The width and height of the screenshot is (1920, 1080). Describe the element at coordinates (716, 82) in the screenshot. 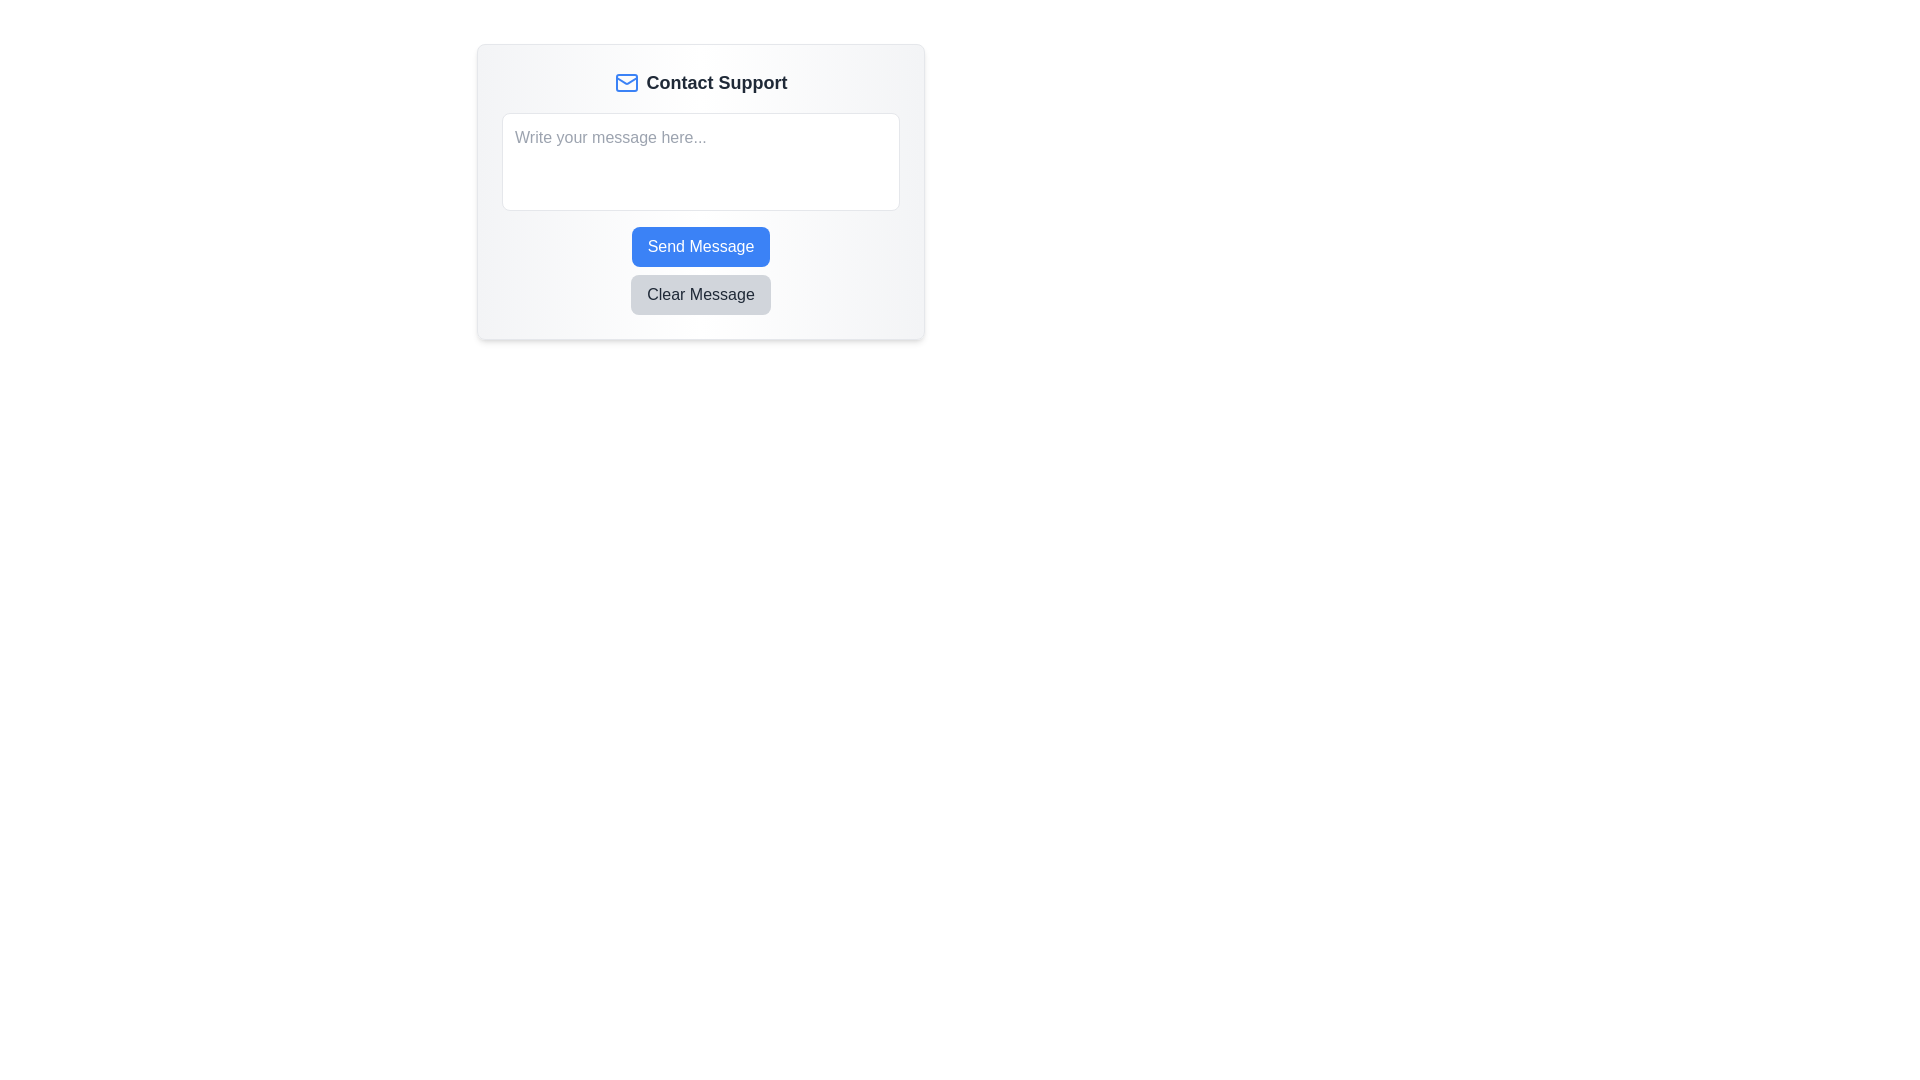

I see `the 'Contact Support' text label, which is styled in bold dark gray and located beside a blue envelope icon in the top left section of a card layout` at that location.